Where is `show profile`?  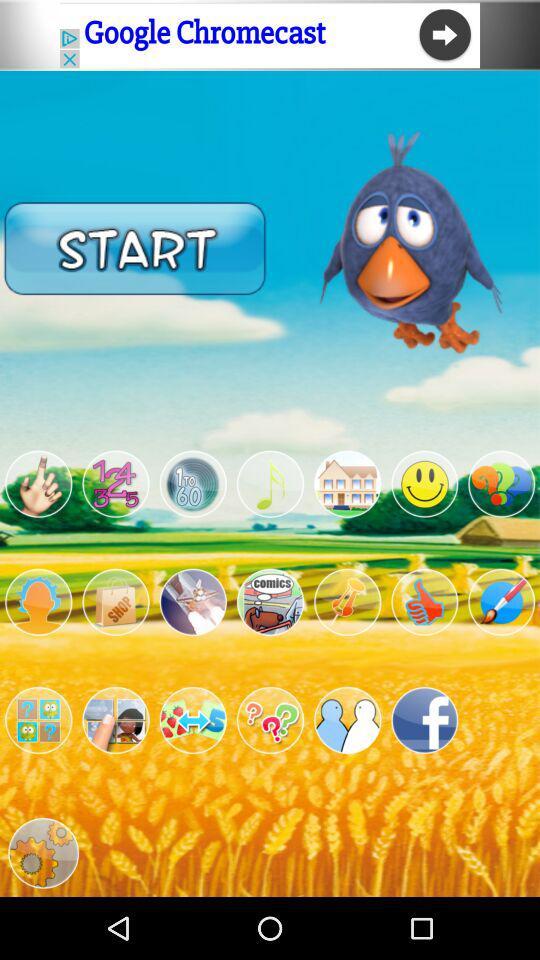 show profile is located at coordinates (38, 601).